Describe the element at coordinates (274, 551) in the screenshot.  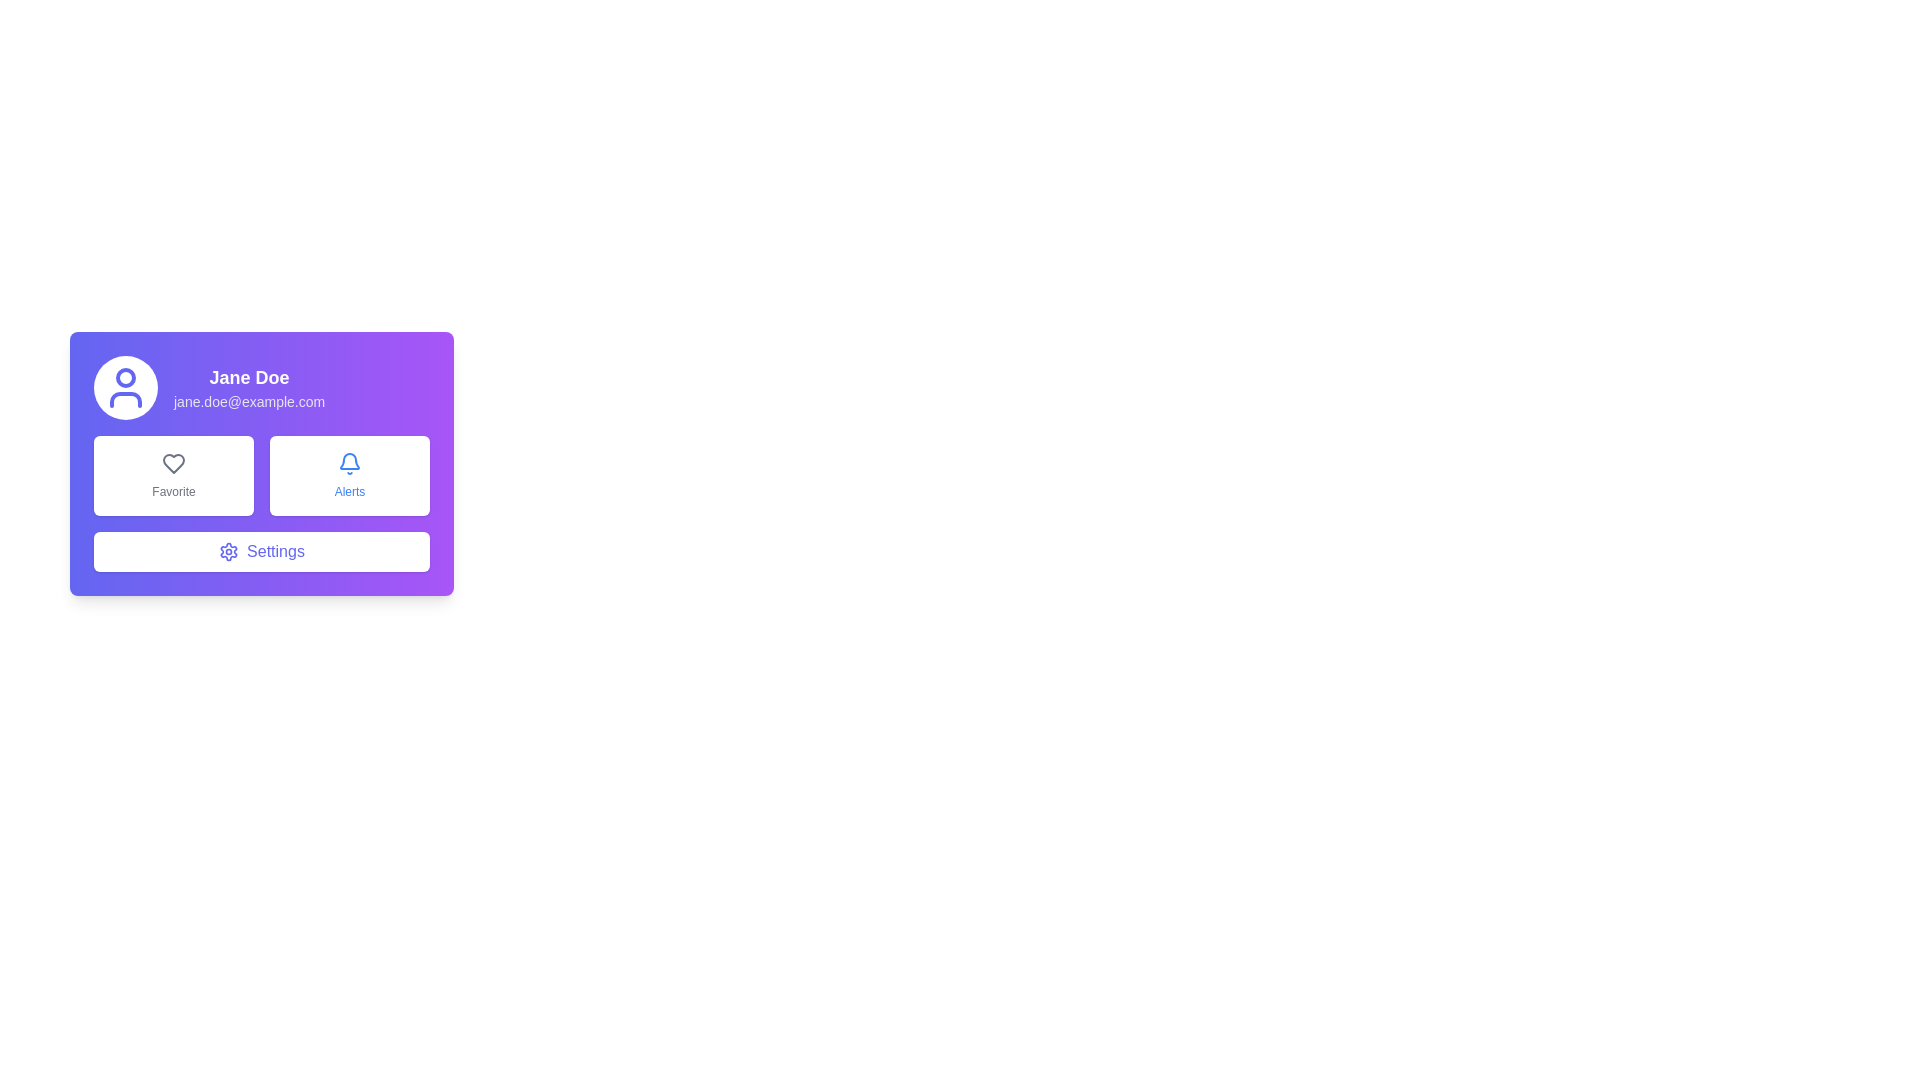
I see `the text label located to the right of the gear icon within the settings button on the profile card interface` at that location.